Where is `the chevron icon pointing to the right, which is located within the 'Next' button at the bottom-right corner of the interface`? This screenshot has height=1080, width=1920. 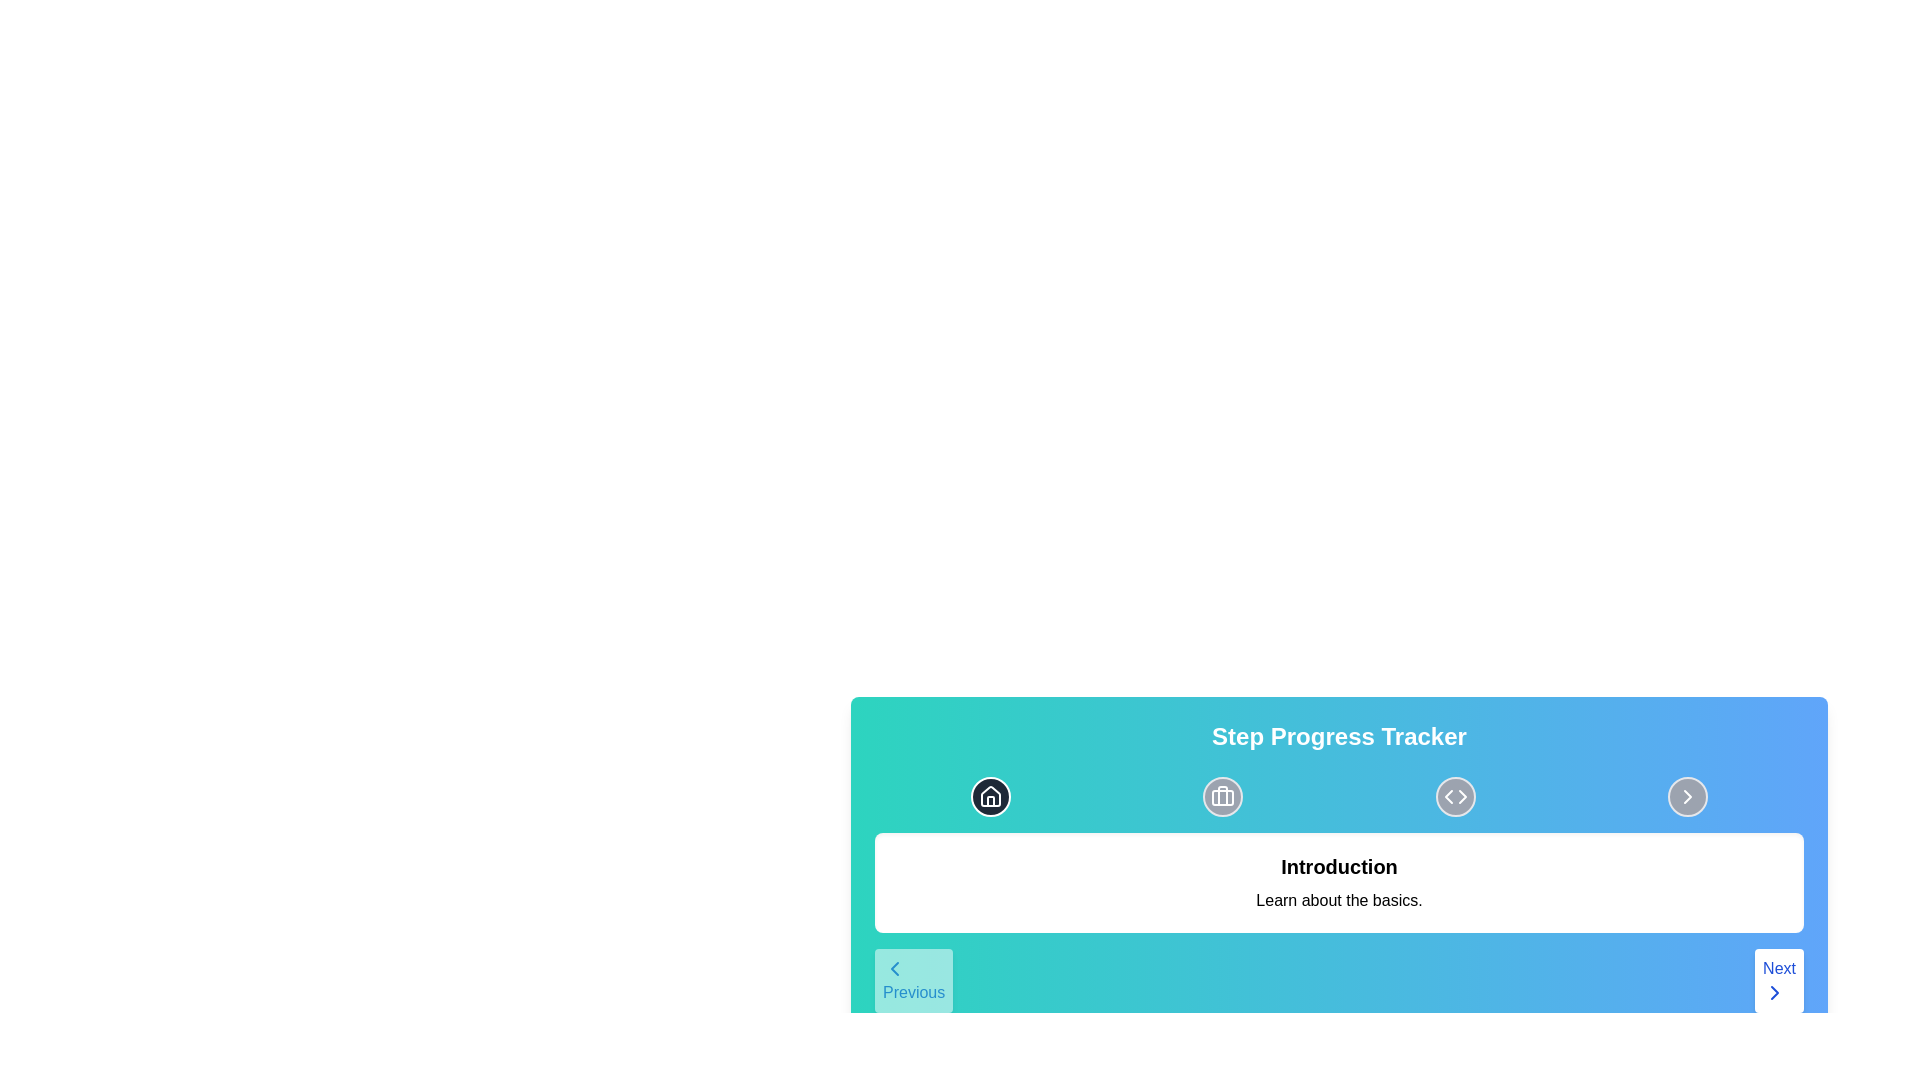
the chevron icon pointing to the right, which is located within the 'Next' button at the bottom-right corner of the interface is located at coordinates (1775, 992).